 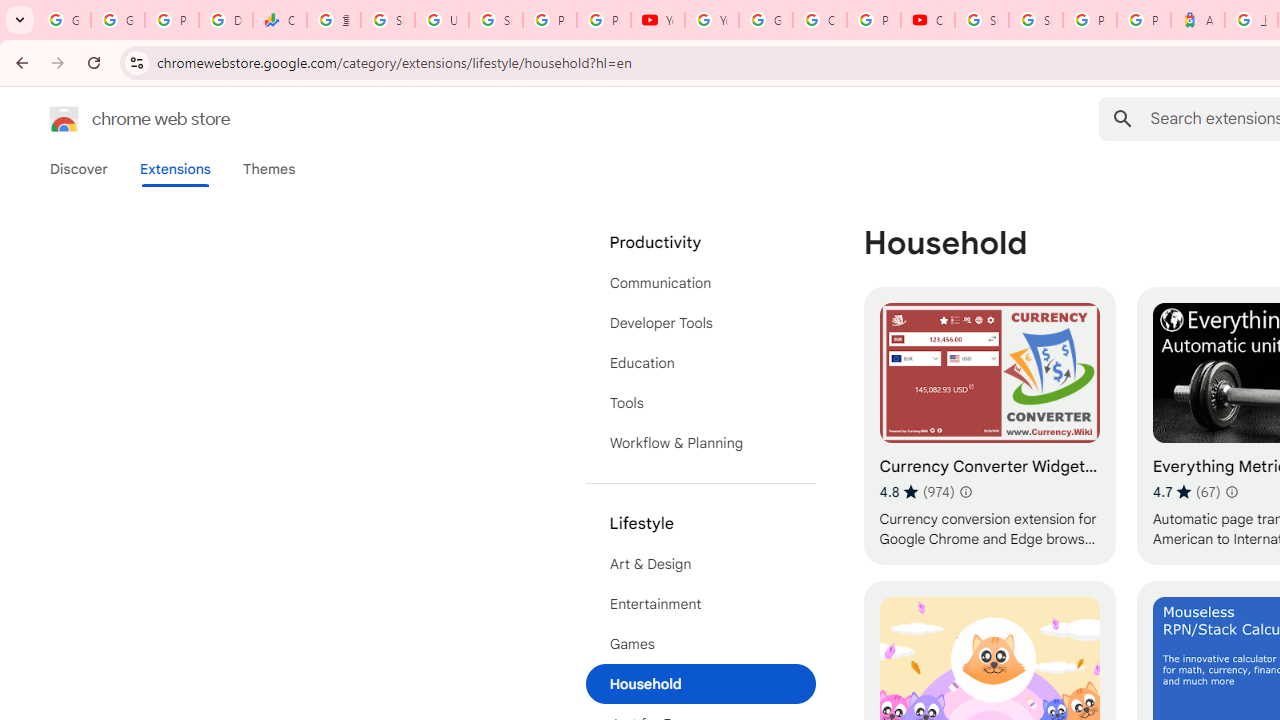 What do you see at coordinates (819, 20) in the screenshot?
I see `'Create your Google Account'` at bounding box center [819, 20].